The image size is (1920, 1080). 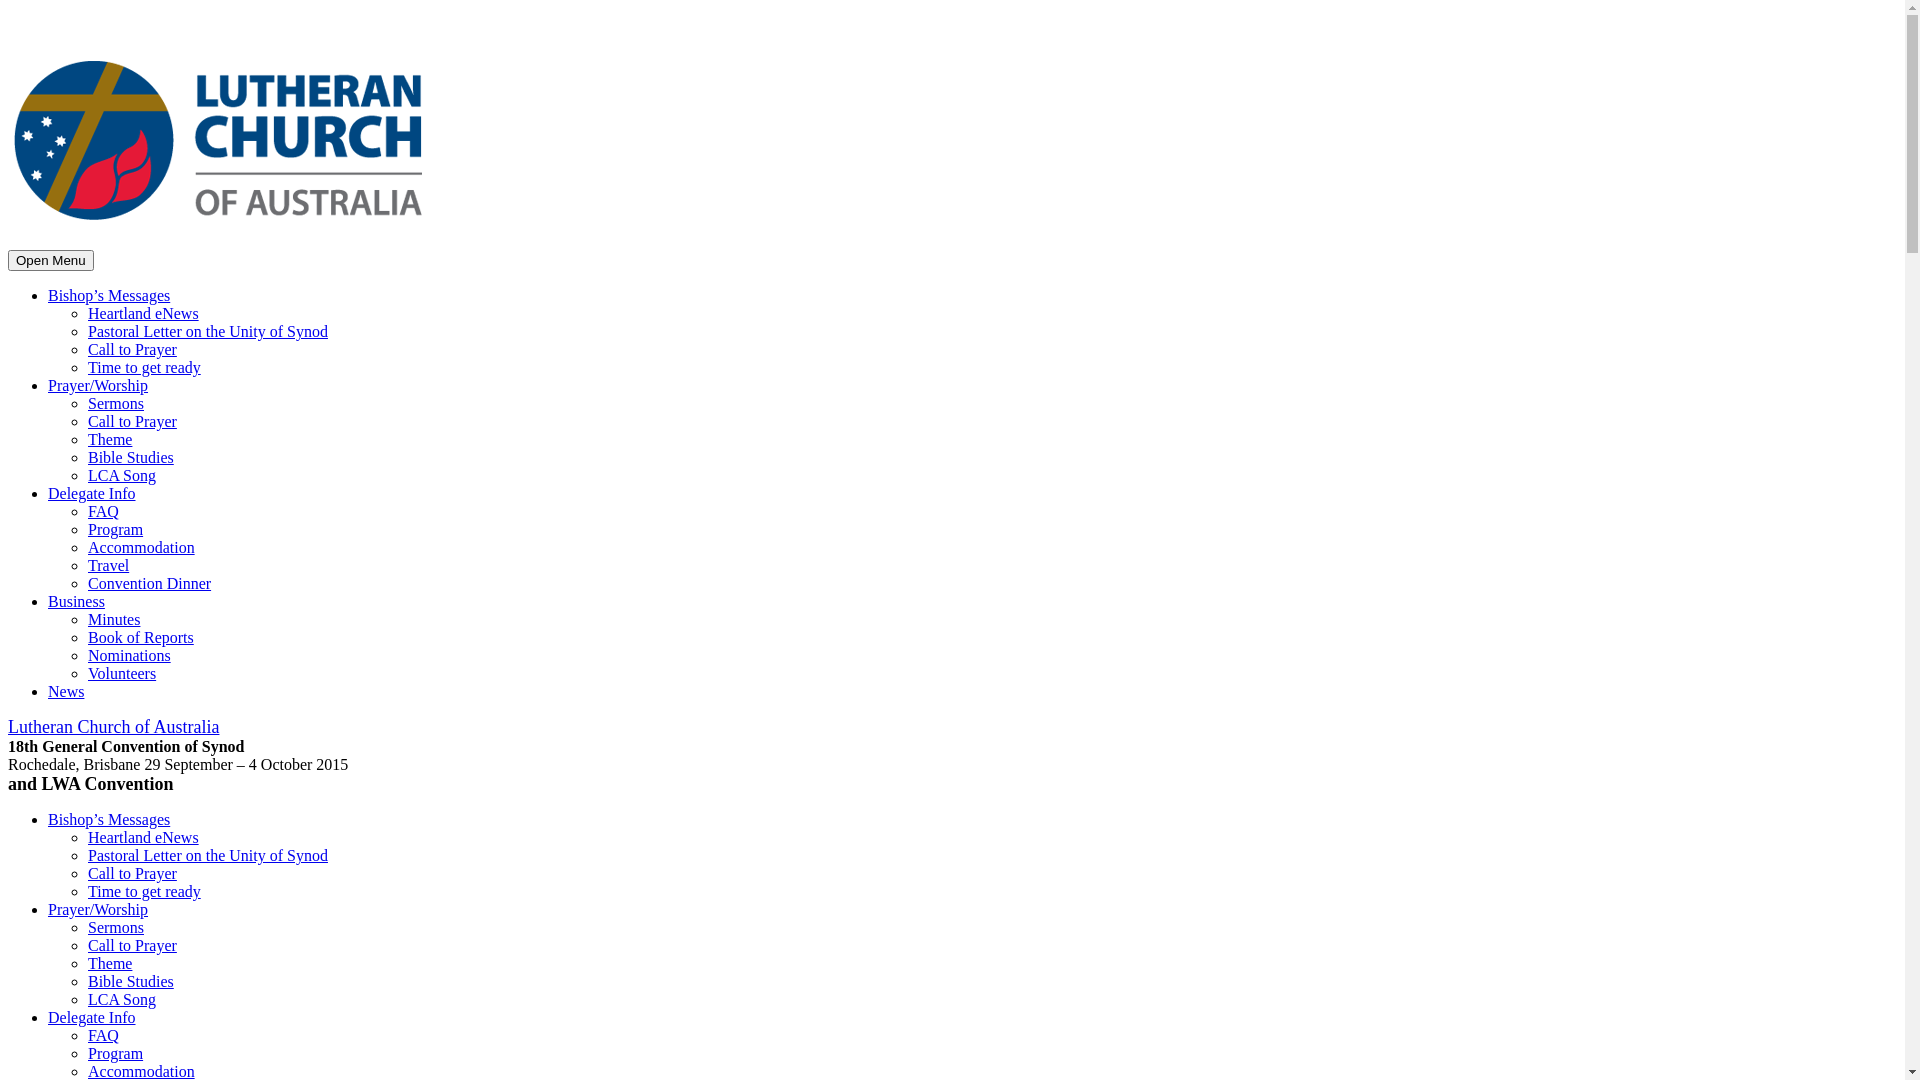 I want to click on 'Pastoral Letter on the Unity of Synod', so click(x=207, y=330).